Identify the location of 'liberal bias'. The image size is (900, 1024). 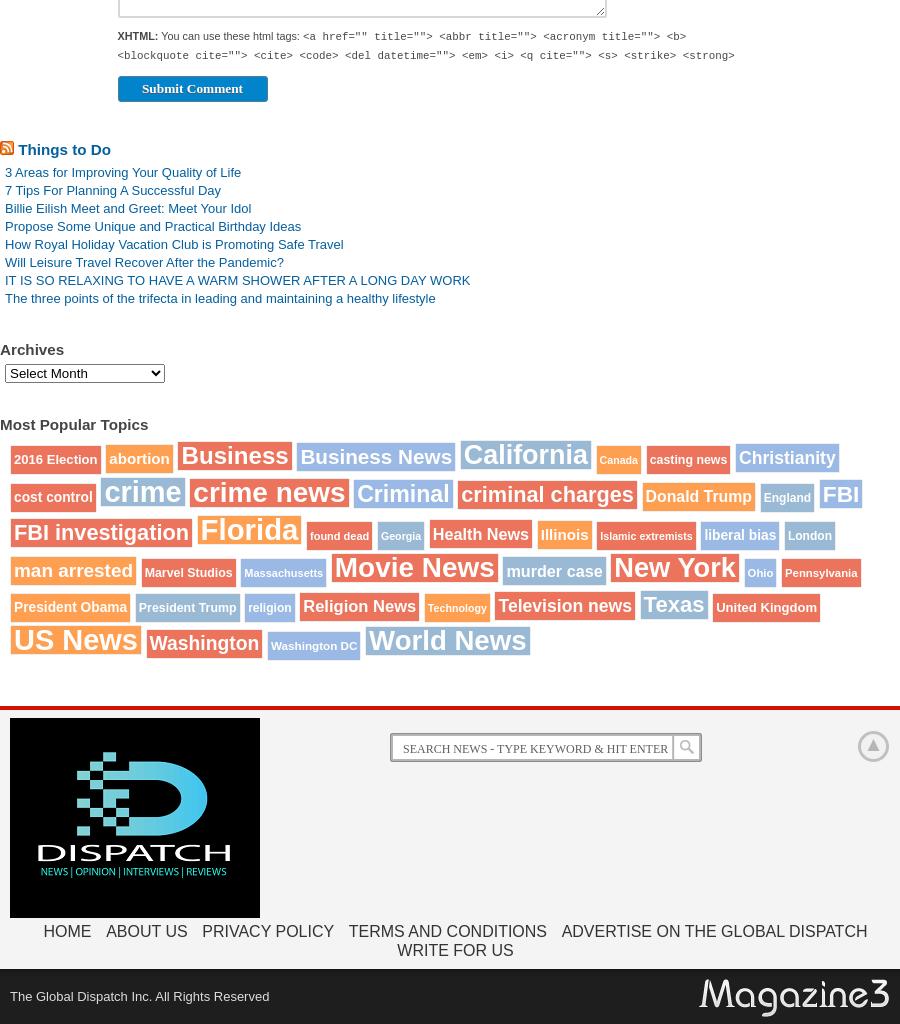
(738, 535).